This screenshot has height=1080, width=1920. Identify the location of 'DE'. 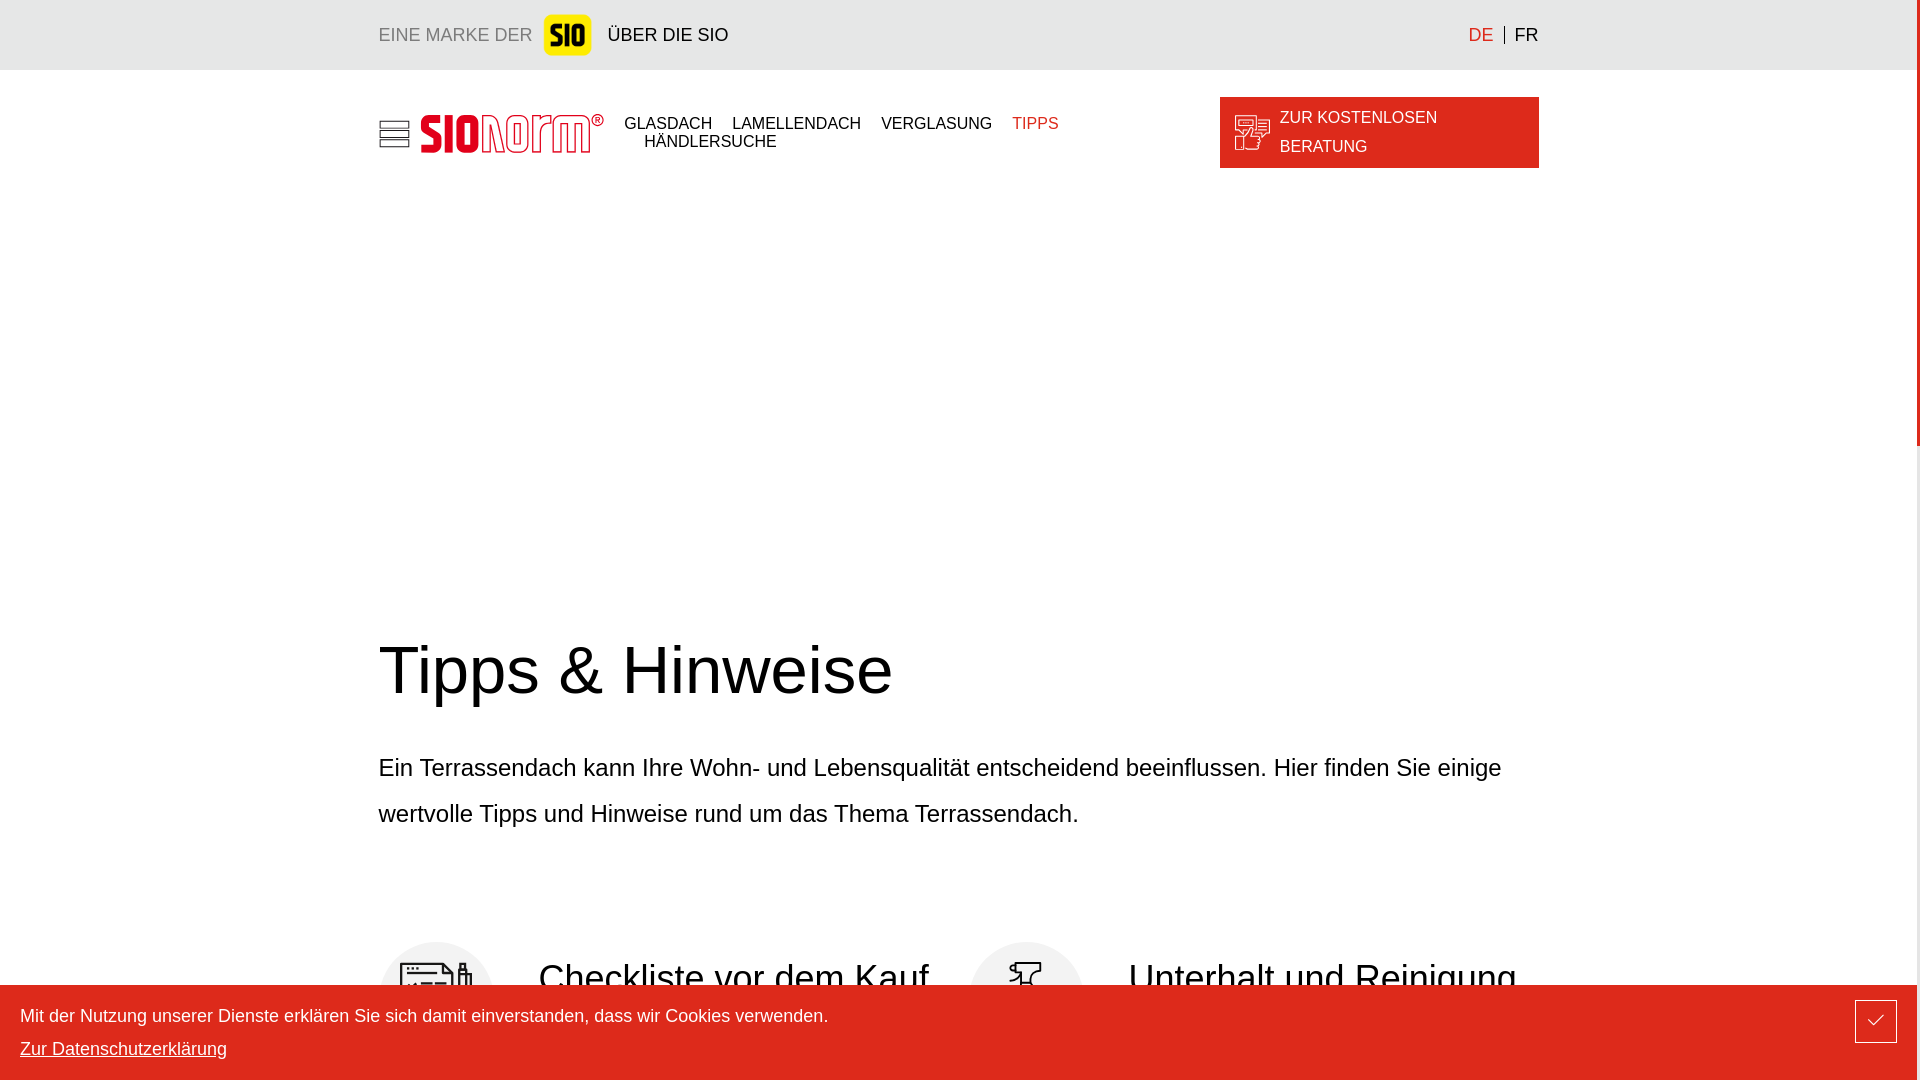
(1468, 34).